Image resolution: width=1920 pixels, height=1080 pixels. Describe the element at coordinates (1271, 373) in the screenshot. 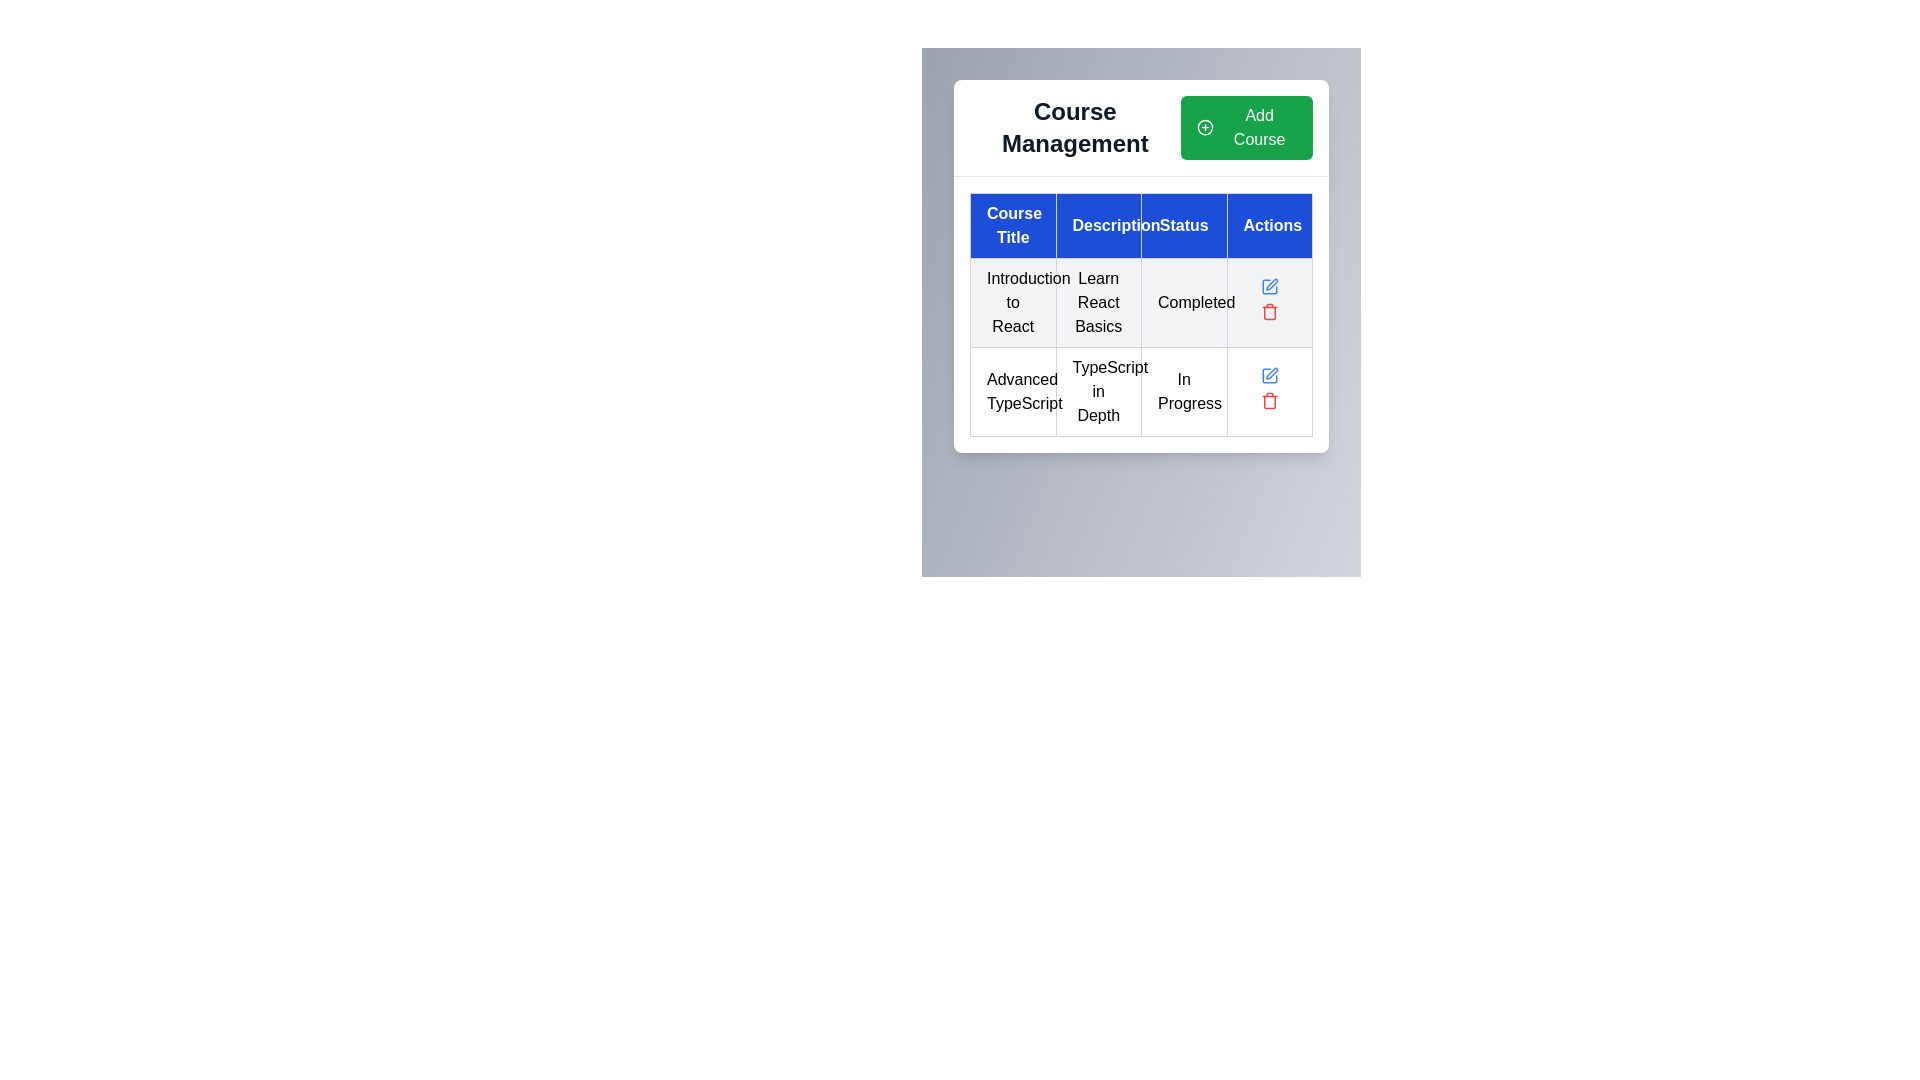

I see `the pen icon button in the Actions column of the second row` at that location.